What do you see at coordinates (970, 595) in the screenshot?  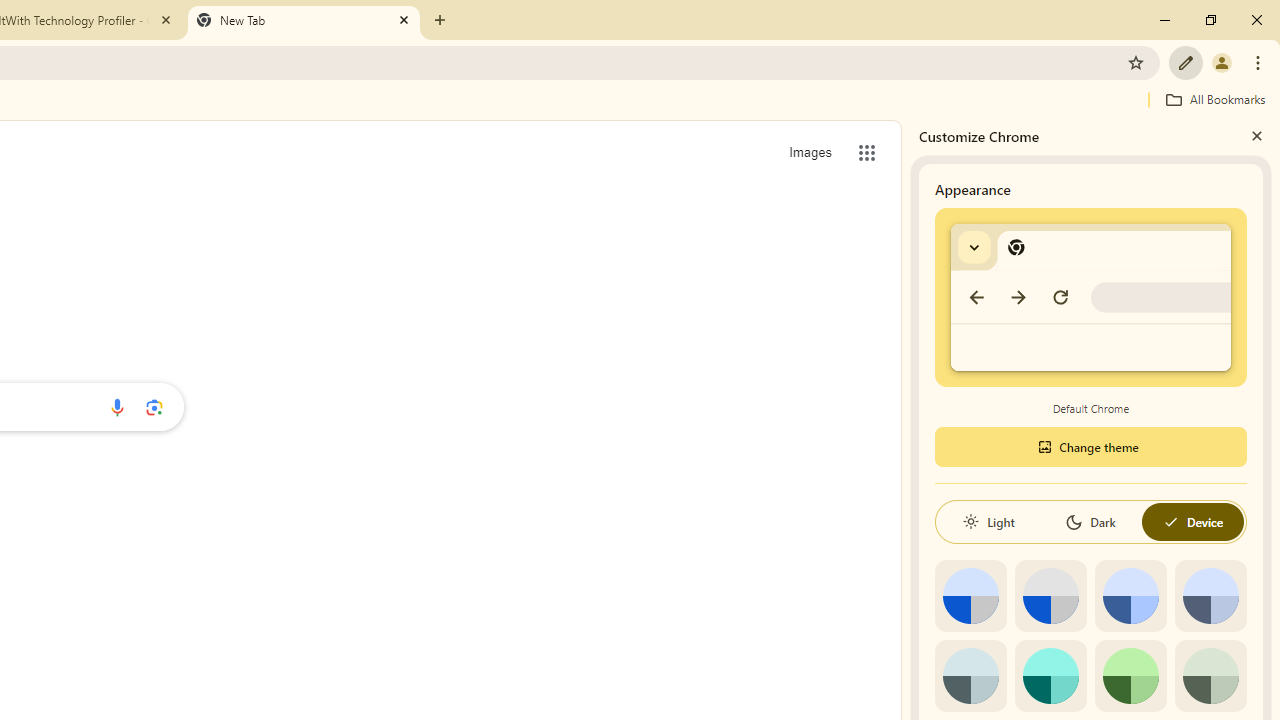 I see `'Default color'` at bounding box center [970, 595].